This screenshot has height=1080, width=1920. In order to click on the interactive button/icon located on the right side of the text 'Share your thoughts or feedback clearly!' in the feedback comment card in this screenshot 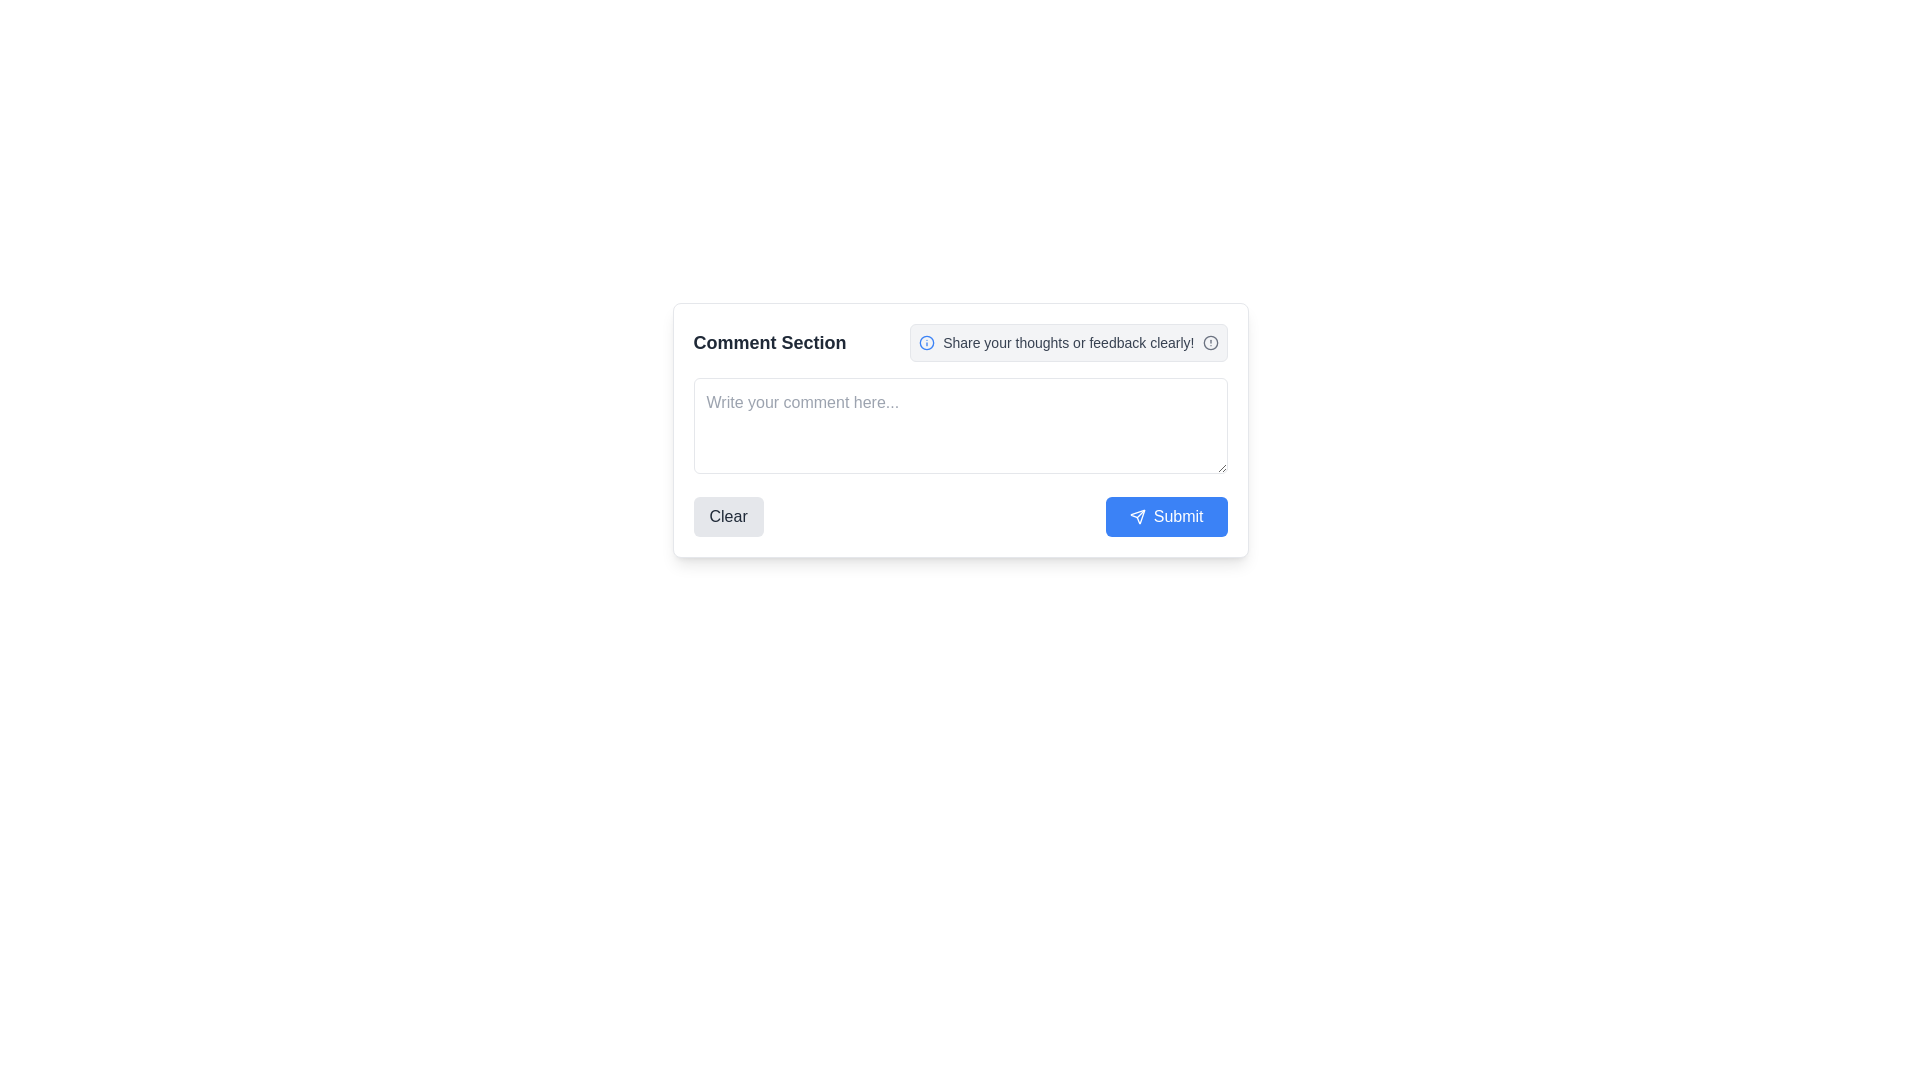, I will do `click(1209, 342)`.